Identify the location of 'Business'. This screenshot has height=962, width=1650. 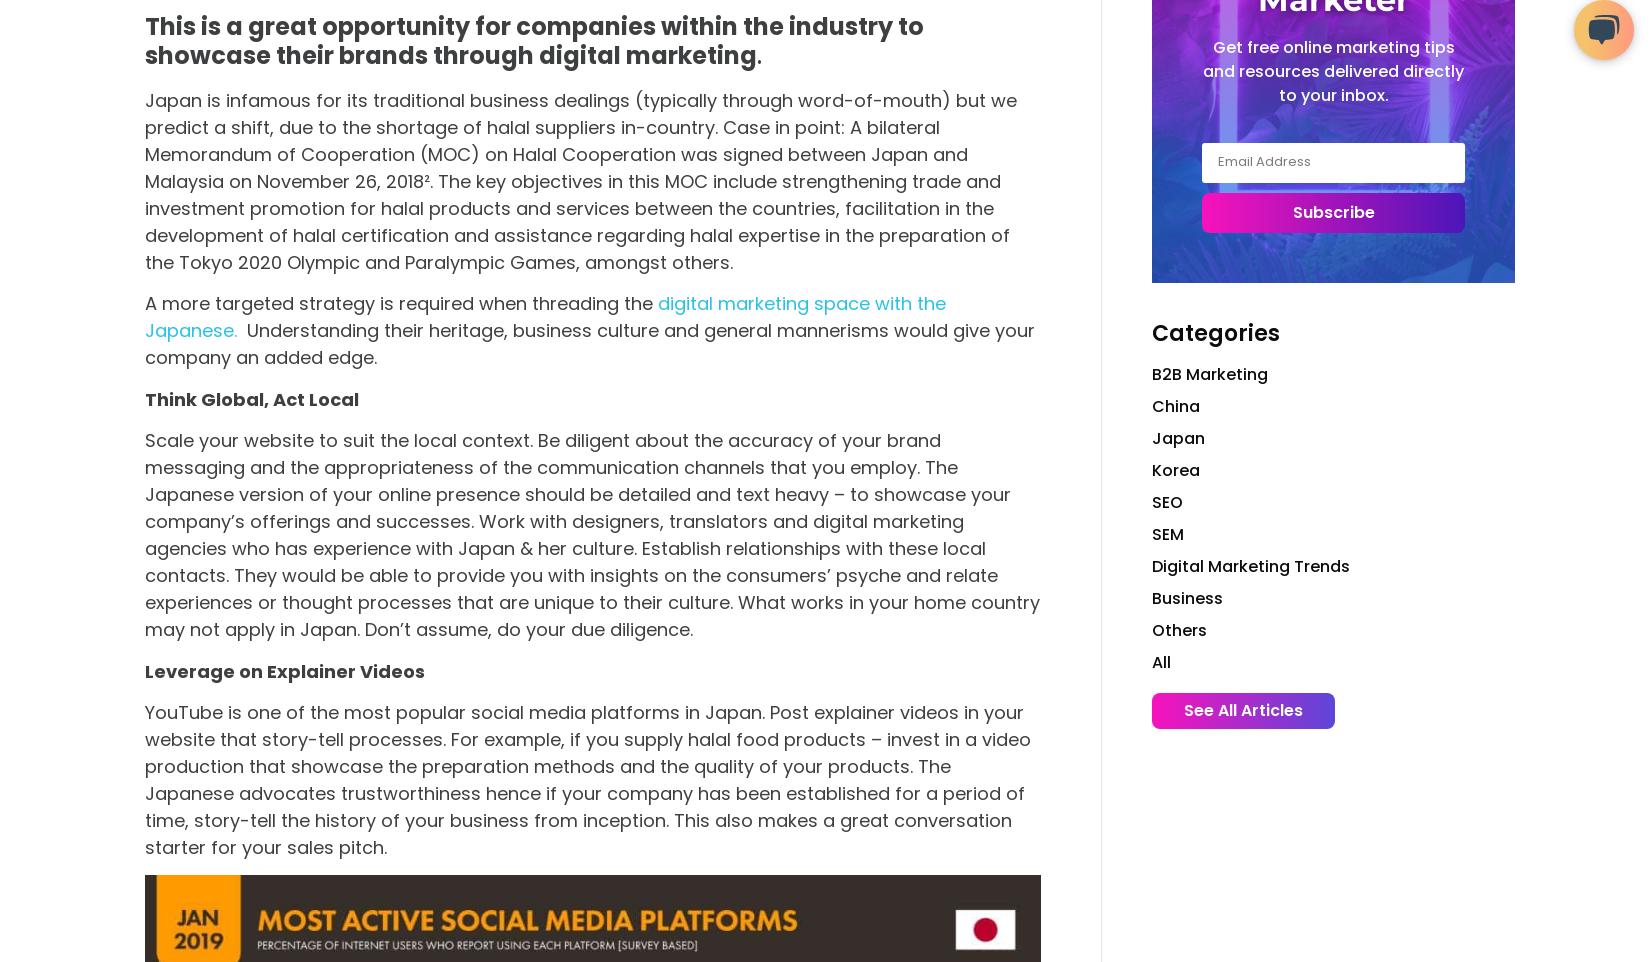
(1152, 596).